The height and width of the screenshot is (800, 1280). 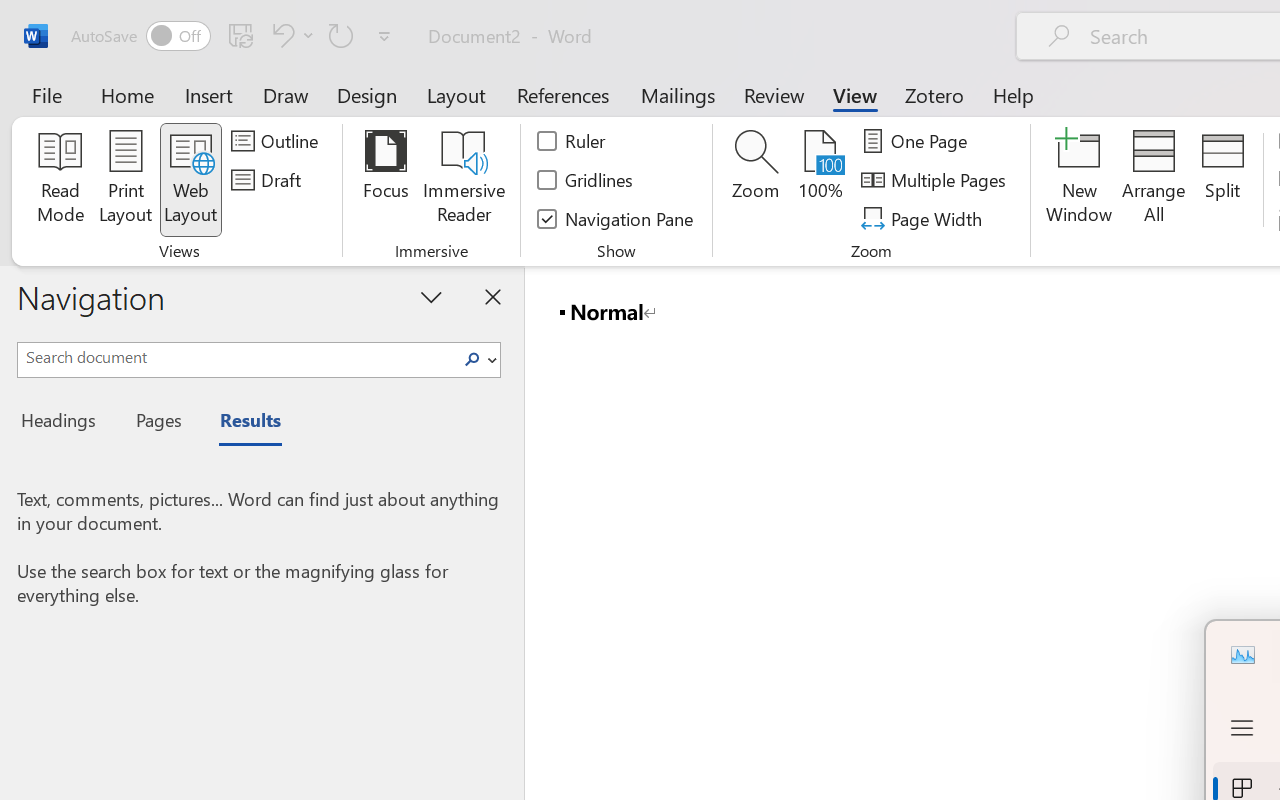 What do you see at coordinates (571, 141) in the screenshot?
I see `'Ruler'` at bounding box center [571, 141].